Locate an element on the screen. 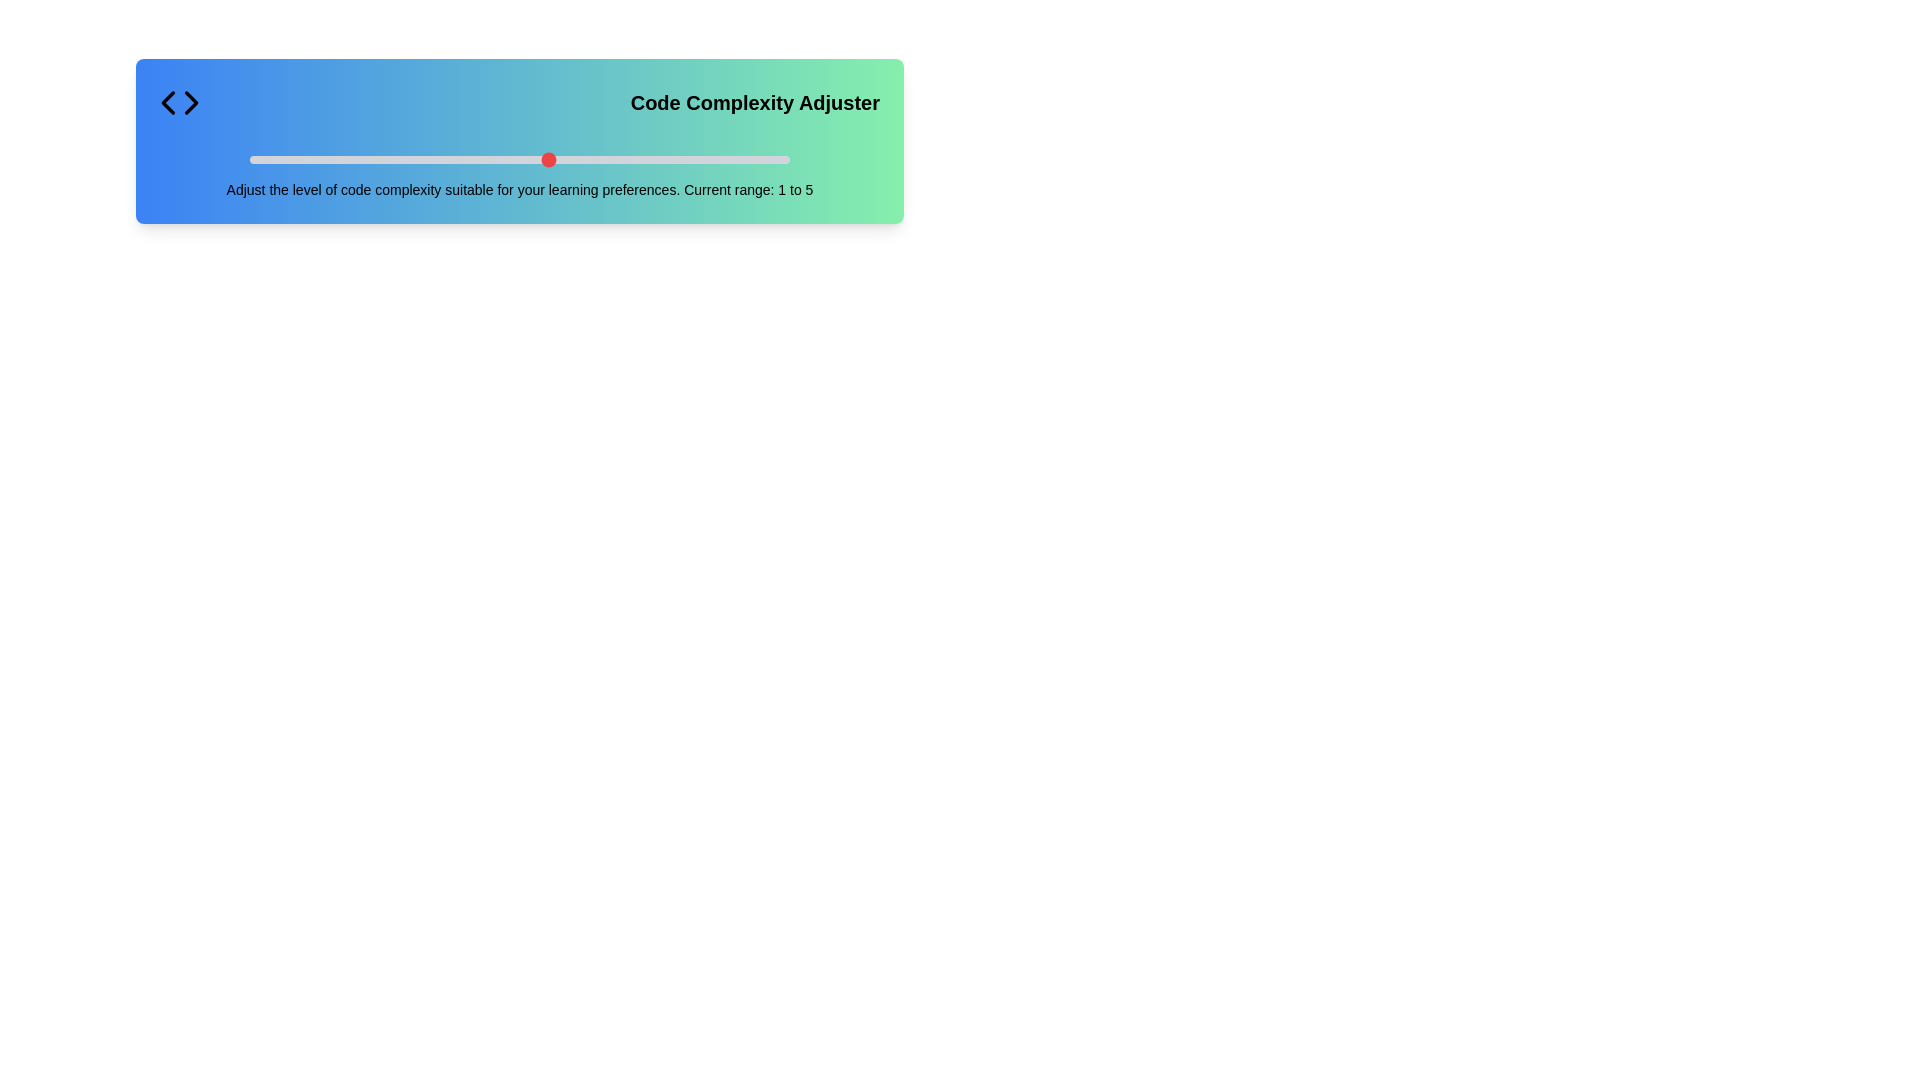  the slider to set the code complexity to 6 is located at coordinates (550, 158).